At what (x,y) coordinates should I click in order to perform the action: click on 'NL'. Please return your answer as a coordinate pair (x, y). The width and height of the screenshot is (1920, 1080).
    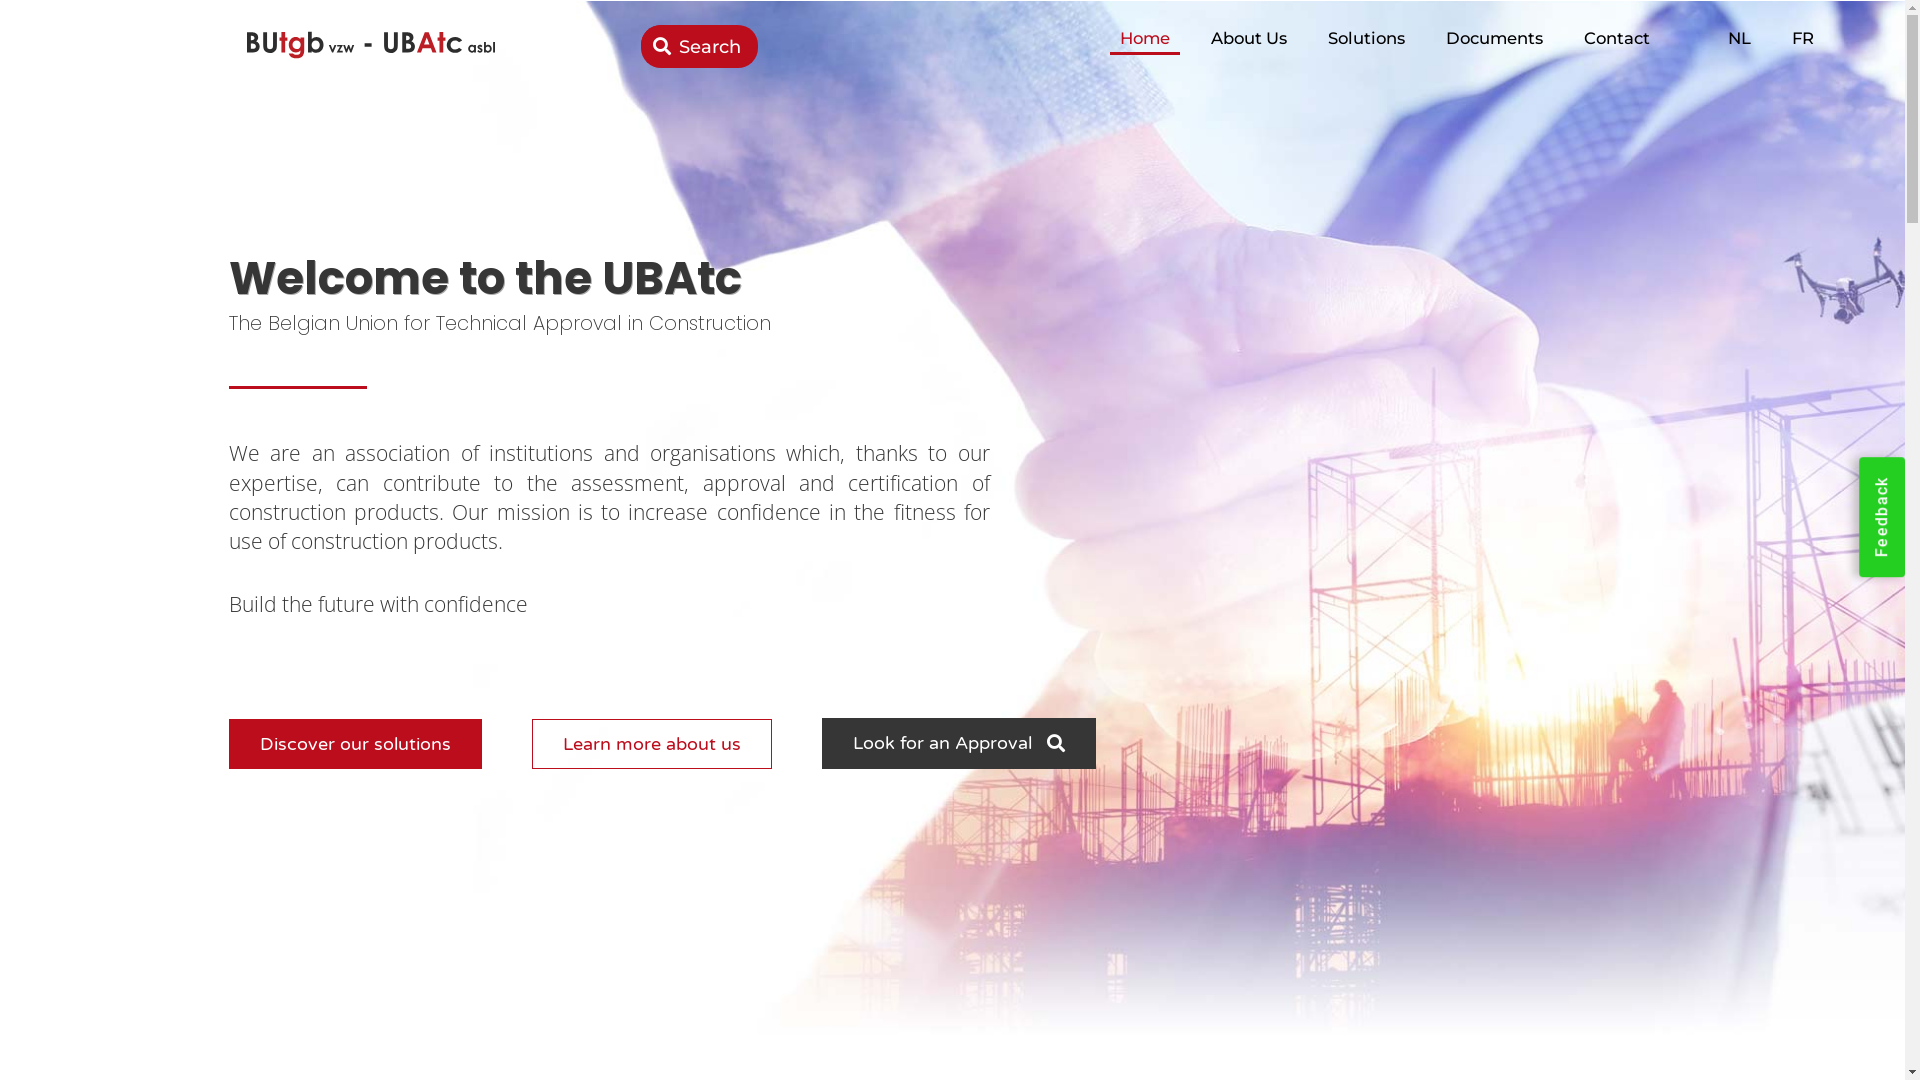
    Looking at the image, I should click on (1717, 38).